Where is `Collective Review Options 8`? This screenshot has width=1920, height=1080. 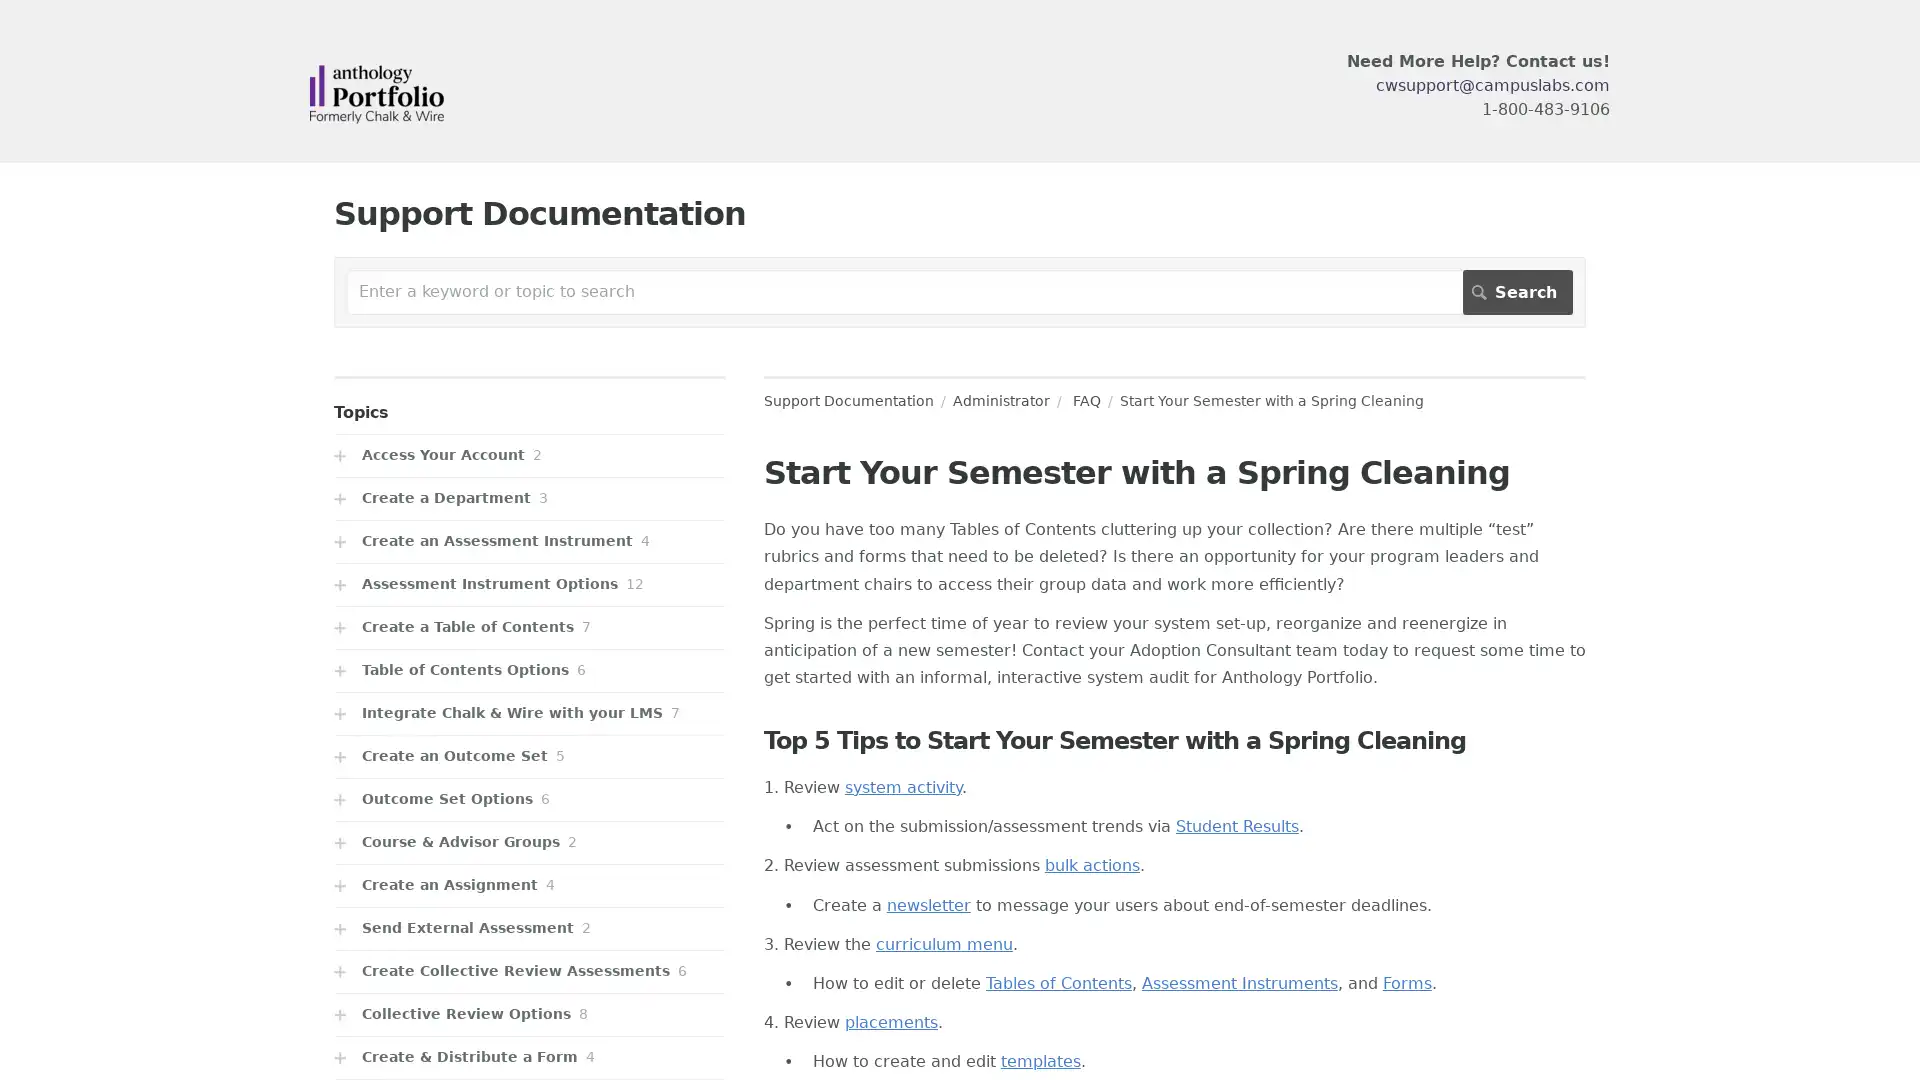 Collective Review Options 8 is located at coordinates (529, 1014).